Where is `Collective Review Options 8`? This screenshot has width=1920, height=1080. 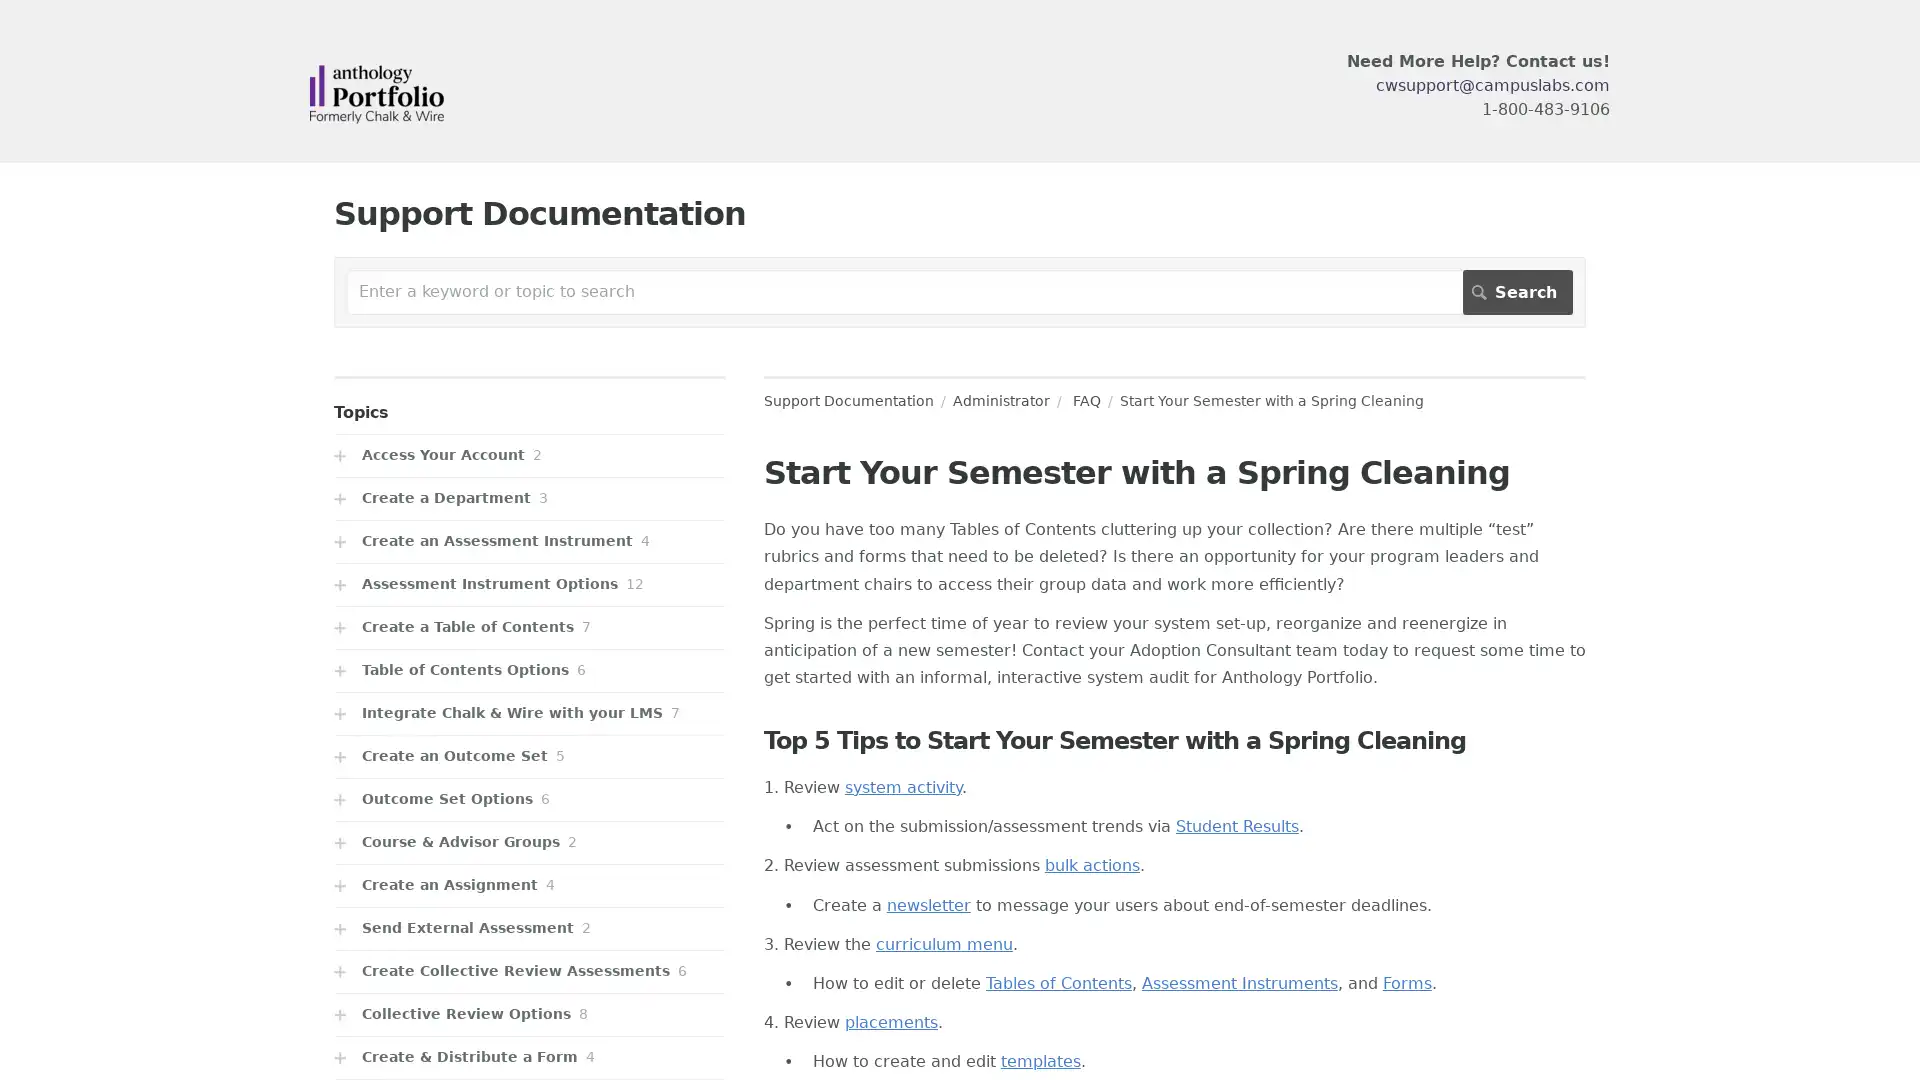 Collective Review Options 8 is located at coordinates (529, 1014).